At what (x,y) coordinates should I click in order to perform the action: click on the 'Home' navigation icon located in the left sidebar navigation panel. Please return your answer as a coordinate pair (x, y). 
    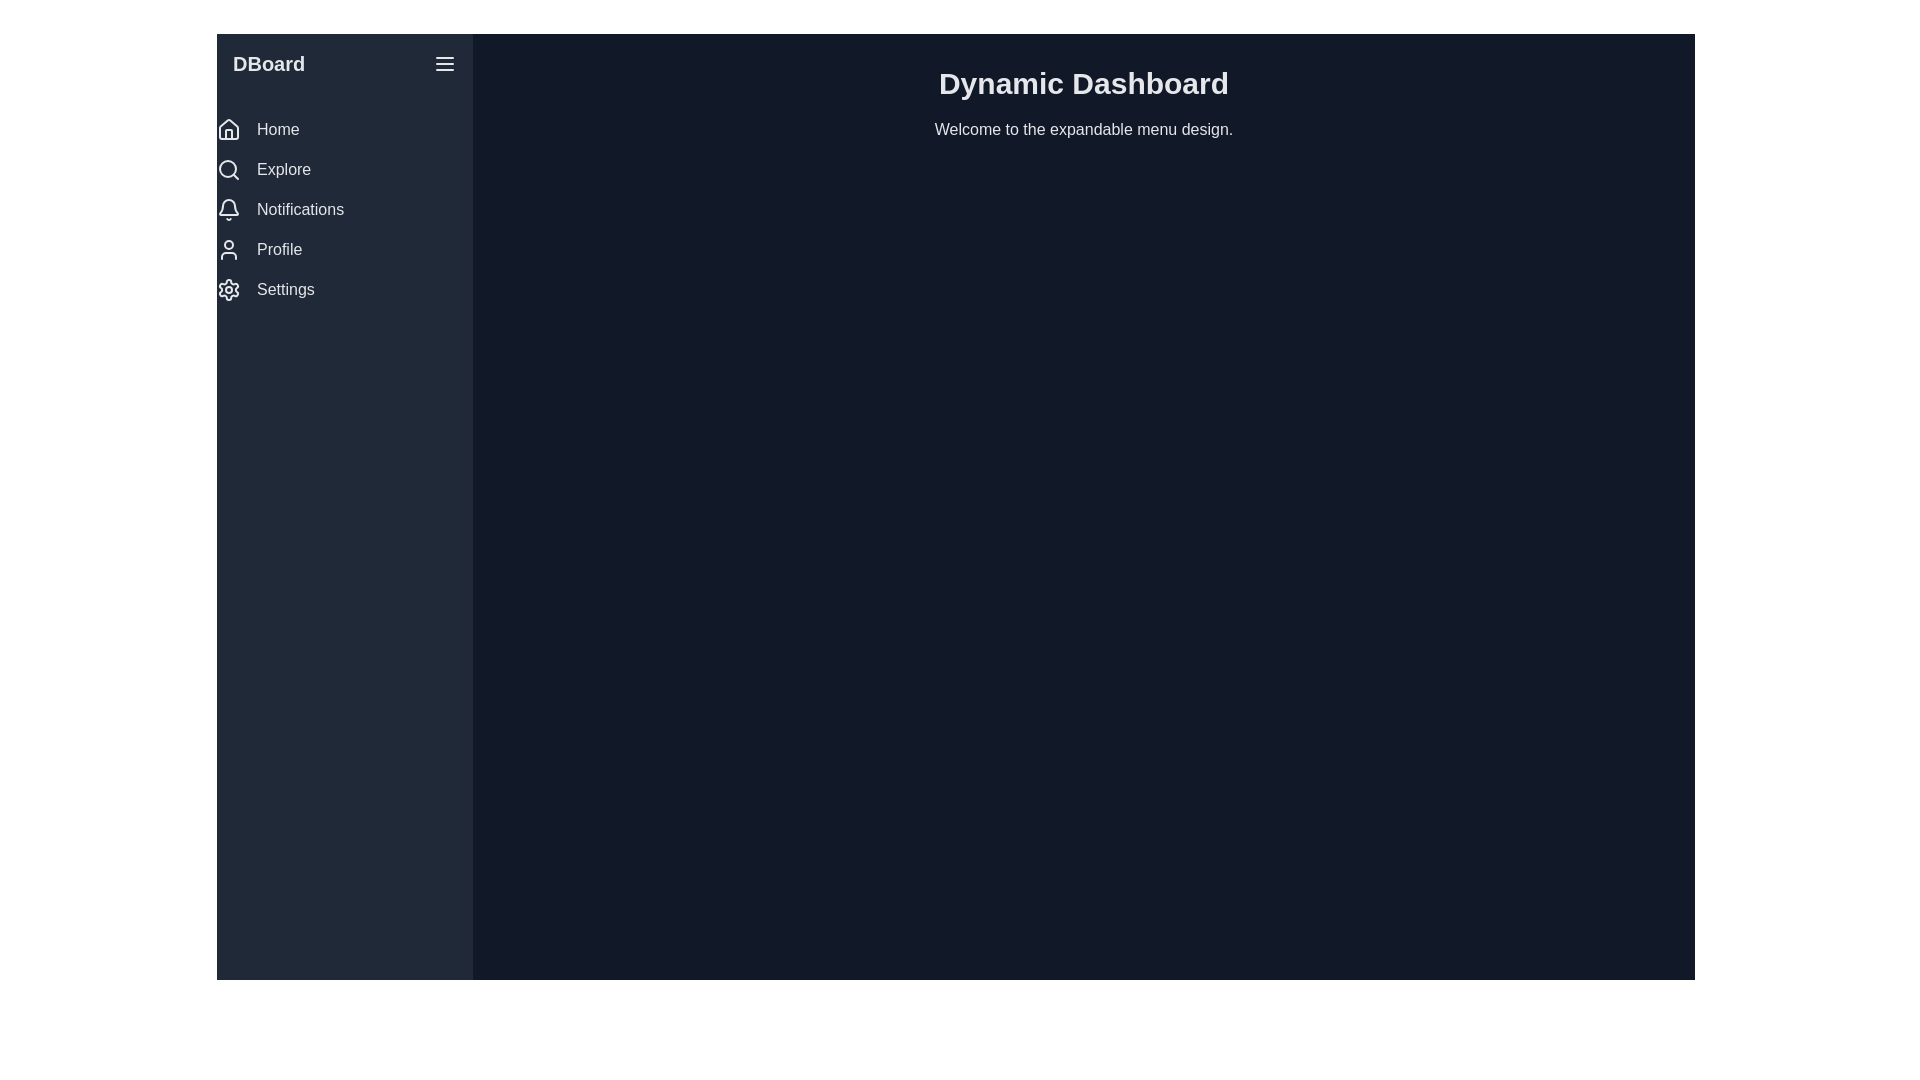
    Looking at the image, I should click on (229, 130).